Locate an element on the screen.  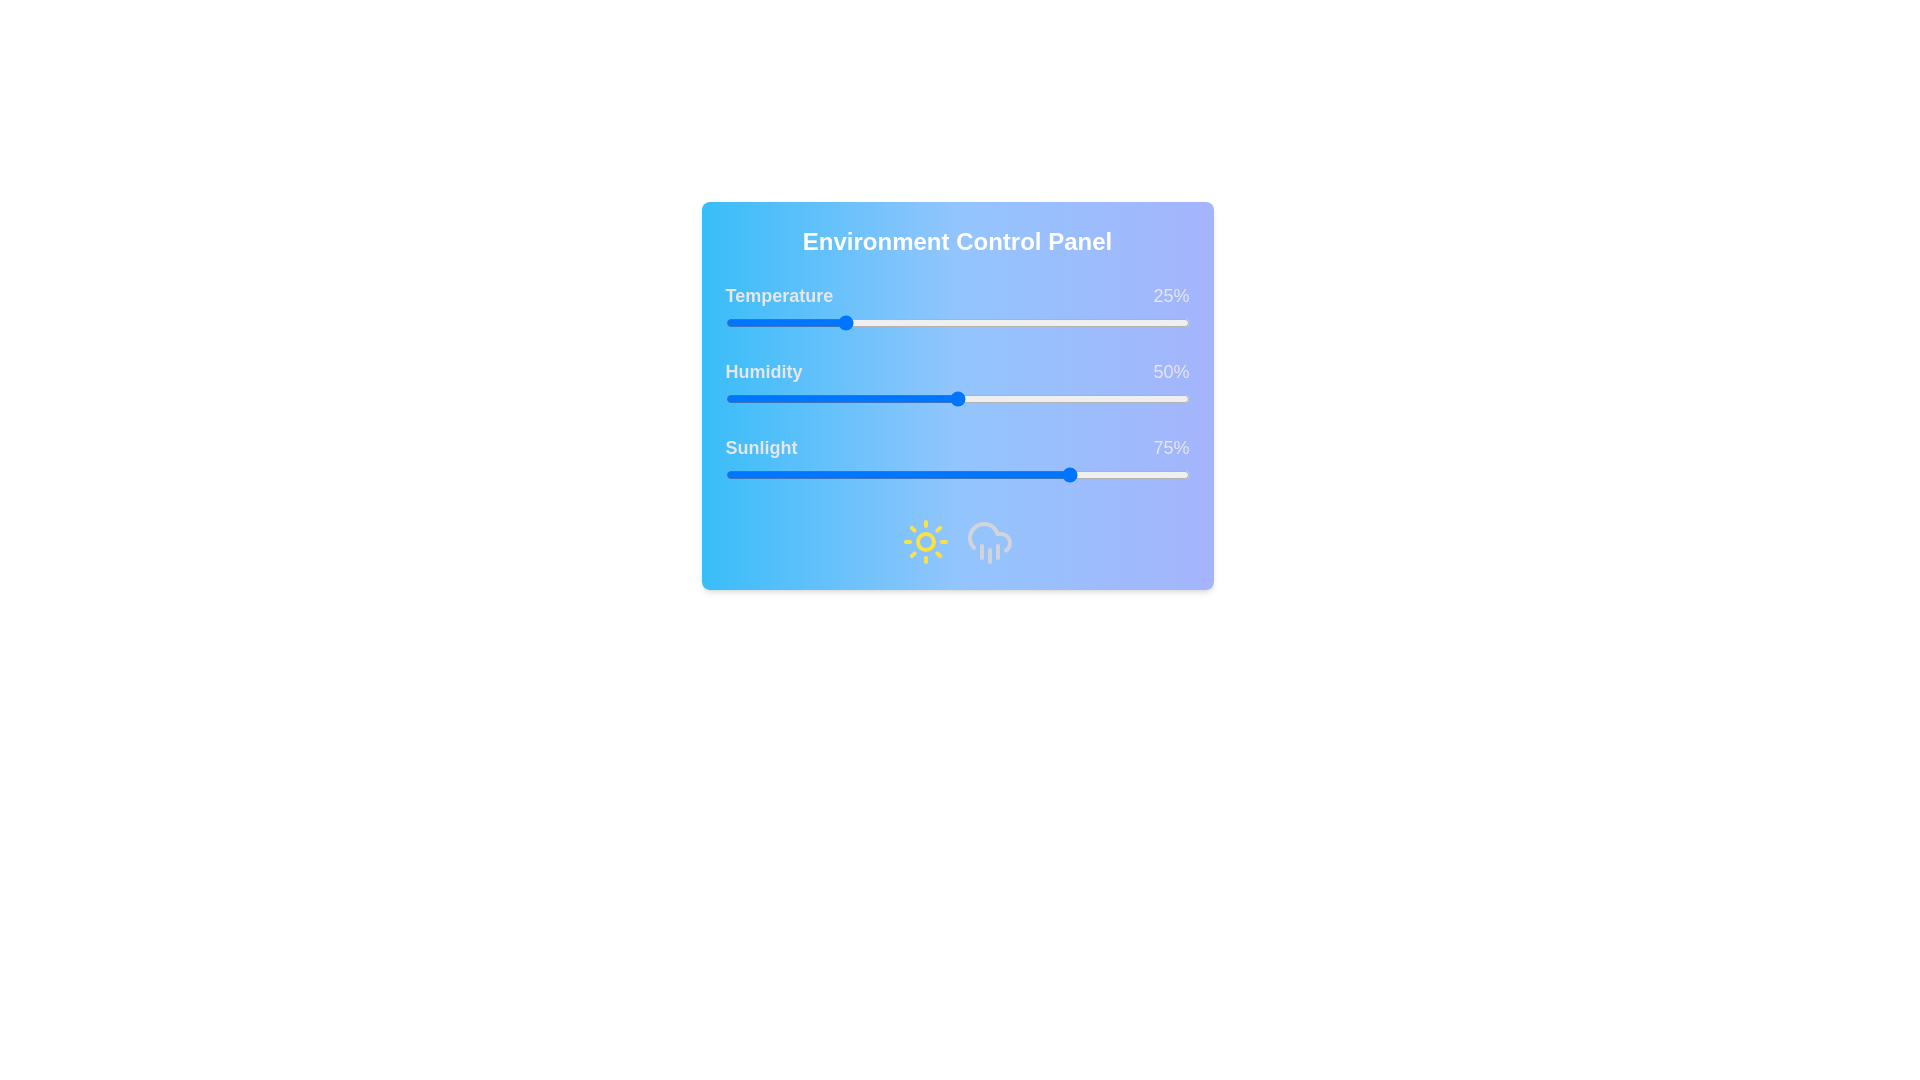
the Humidity slider to set its value to 71 is located at coordinates (1053, 398).